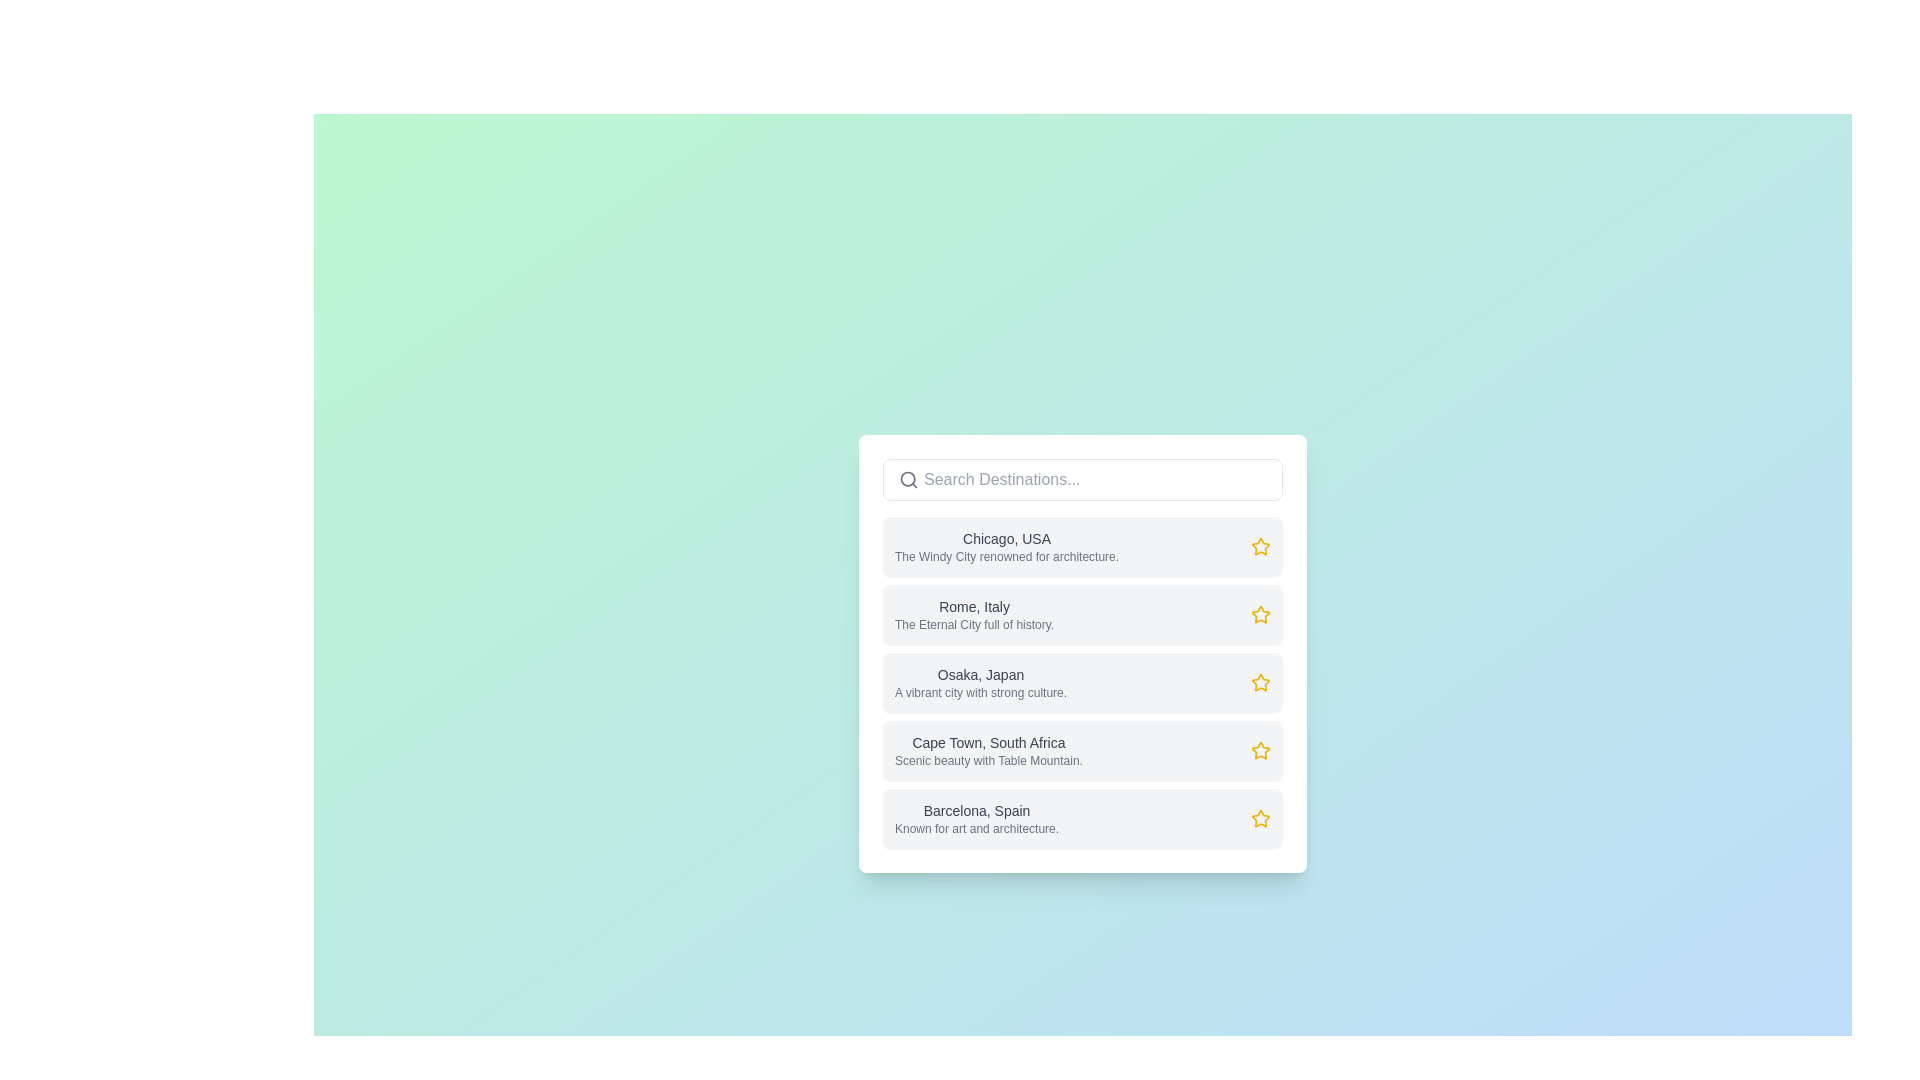  Describe the element at coordinates (1260, 818) in the screenshot. I see `the star icon located at the bottommost list item of destination entries` at that location.